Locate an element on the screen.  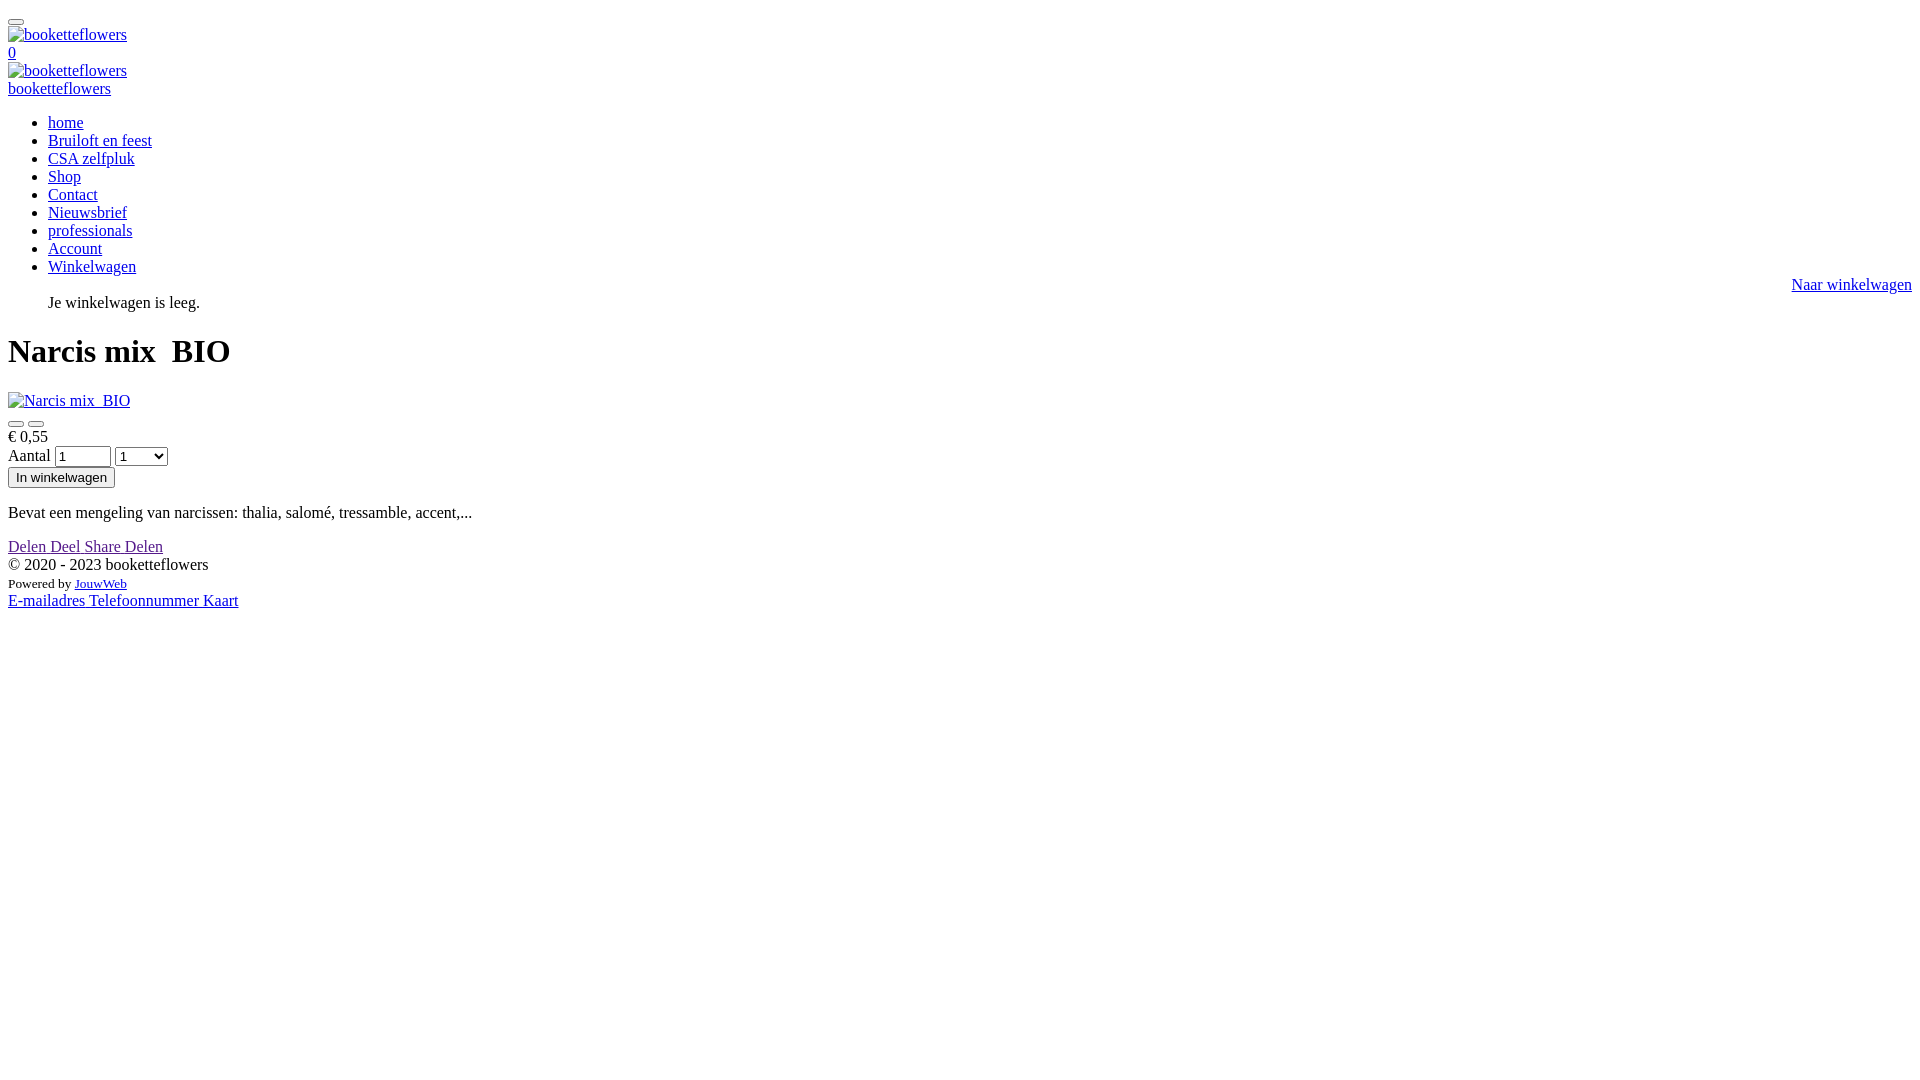
'Shop' is located at coordinates (64, 175).